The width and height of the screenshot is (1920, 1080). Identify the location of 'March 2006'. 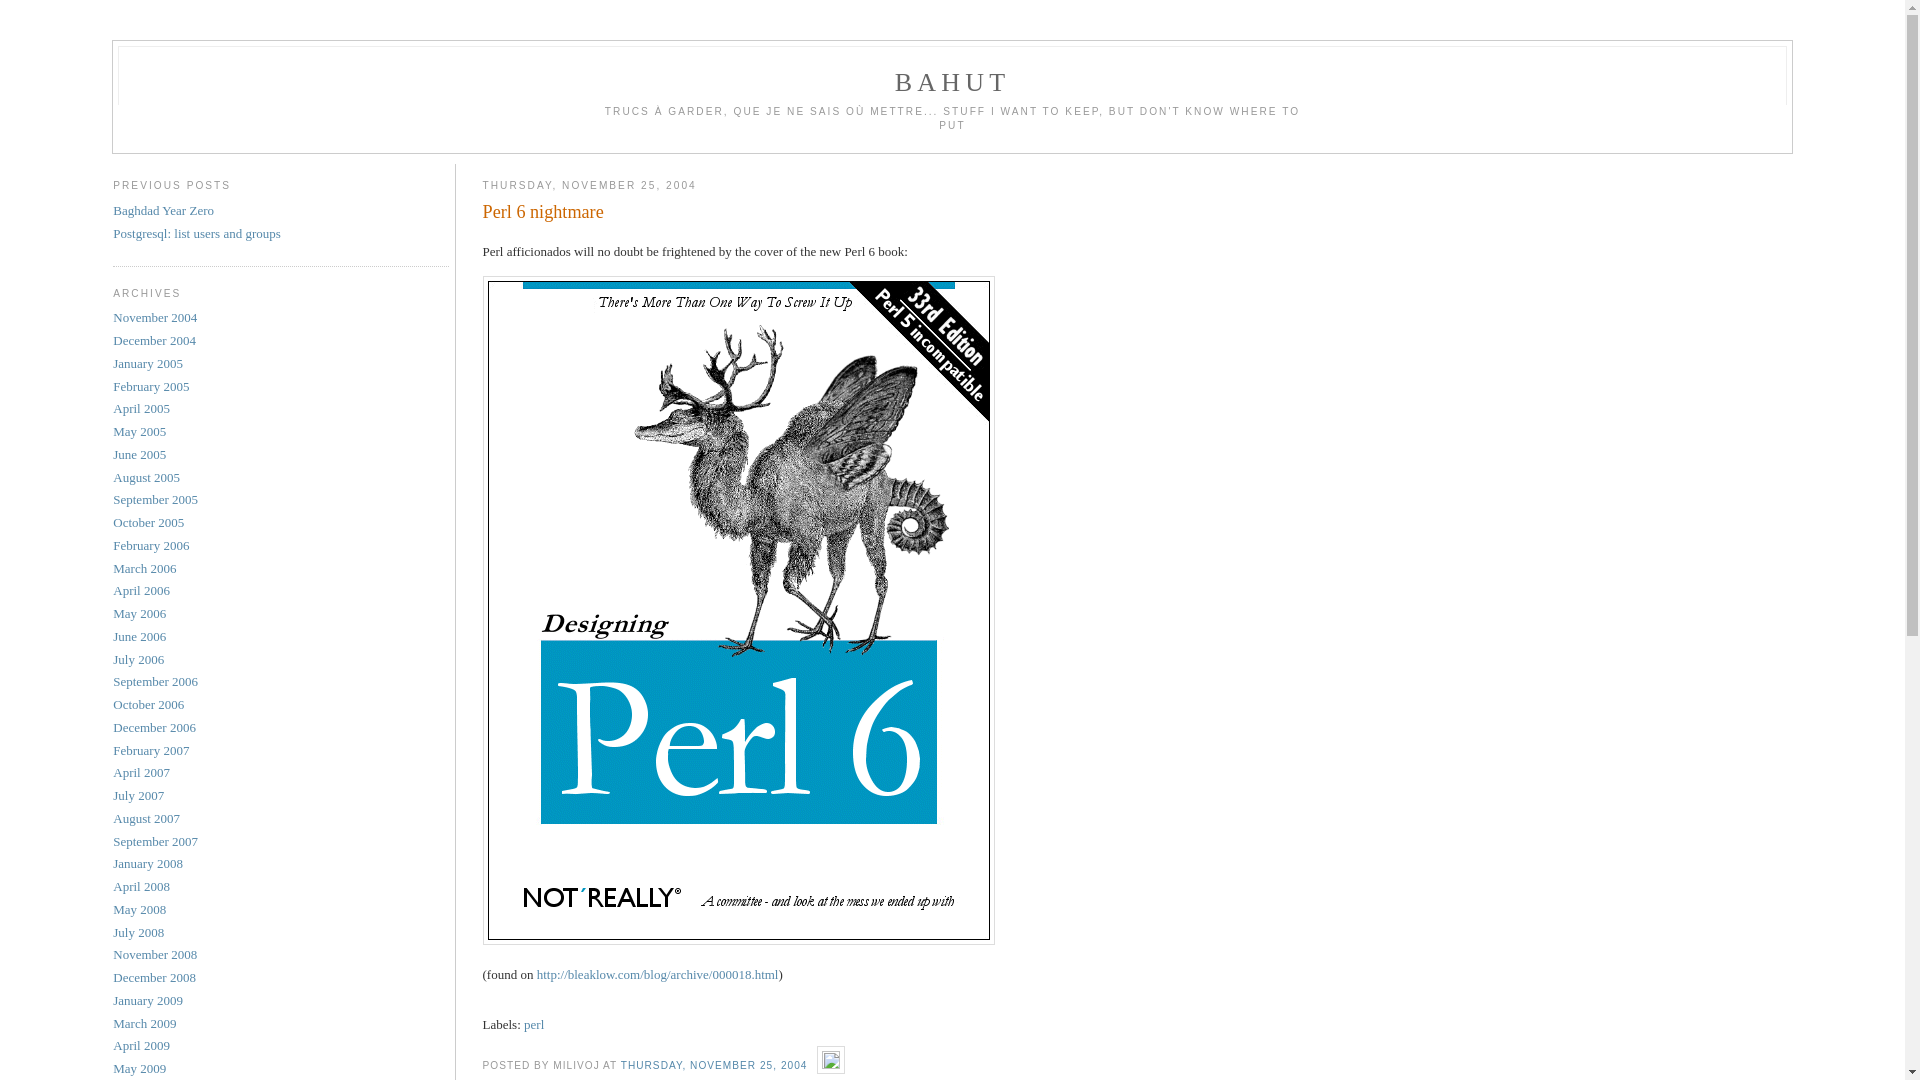
(143, 568).